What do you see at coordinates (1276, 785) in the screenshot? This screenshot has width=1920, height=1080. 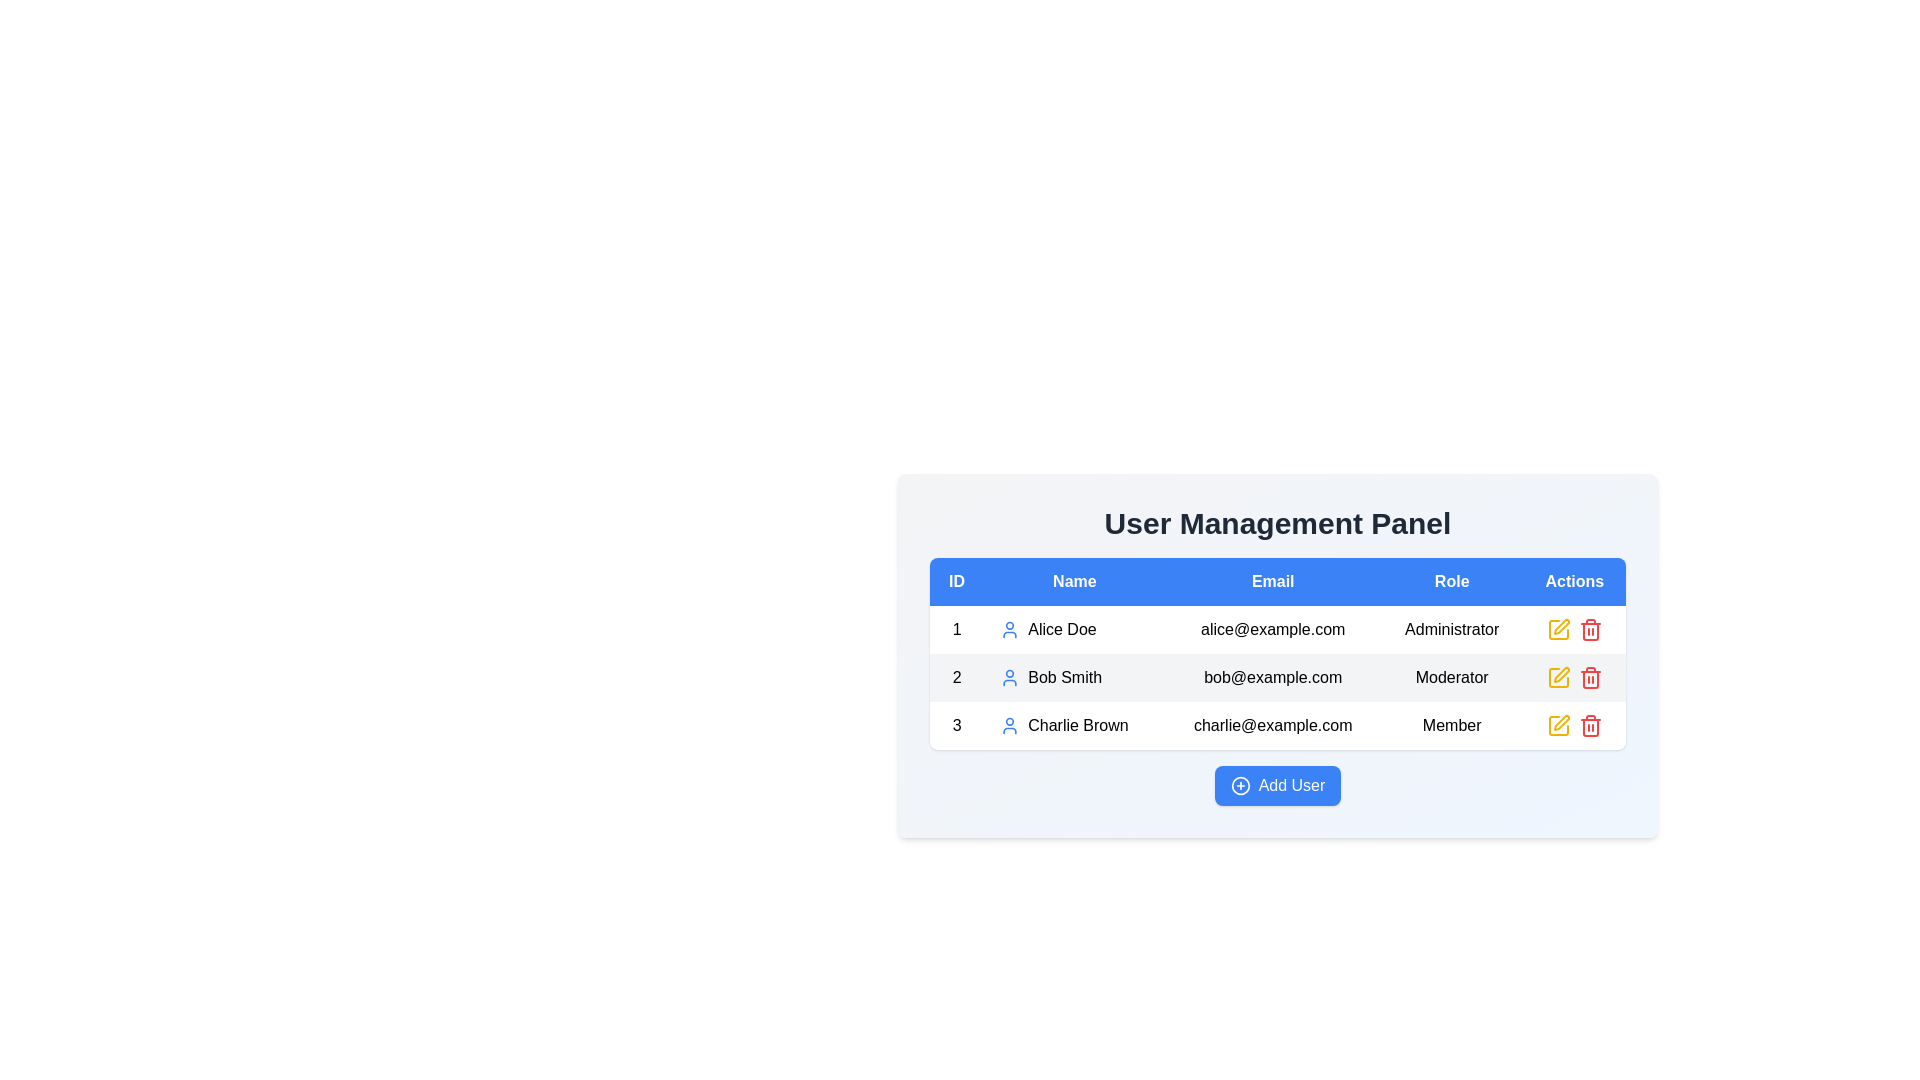 I see `the unique button below the 'User Management Panel'` at bounding box center [1276, 785].